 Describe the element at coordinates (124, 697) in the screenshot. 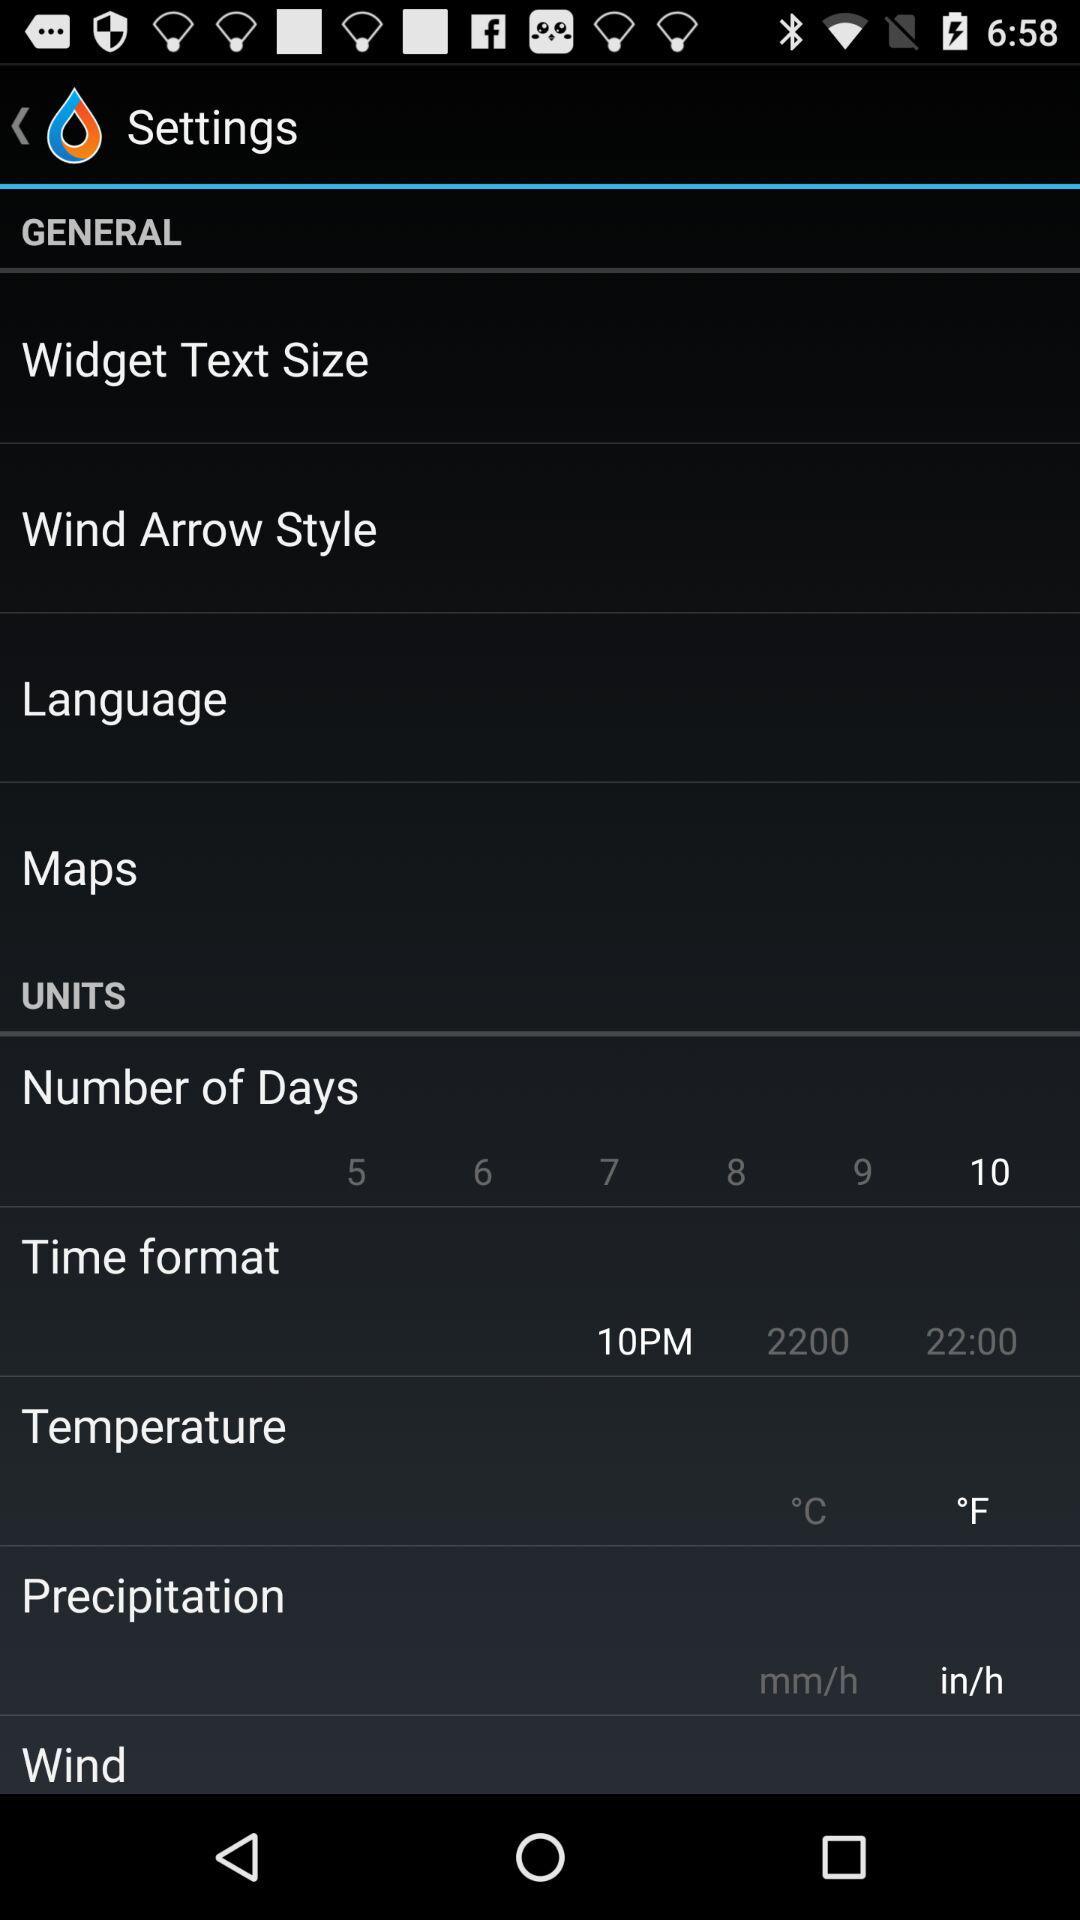

I see `icon below the wind arrow style app` at that location.